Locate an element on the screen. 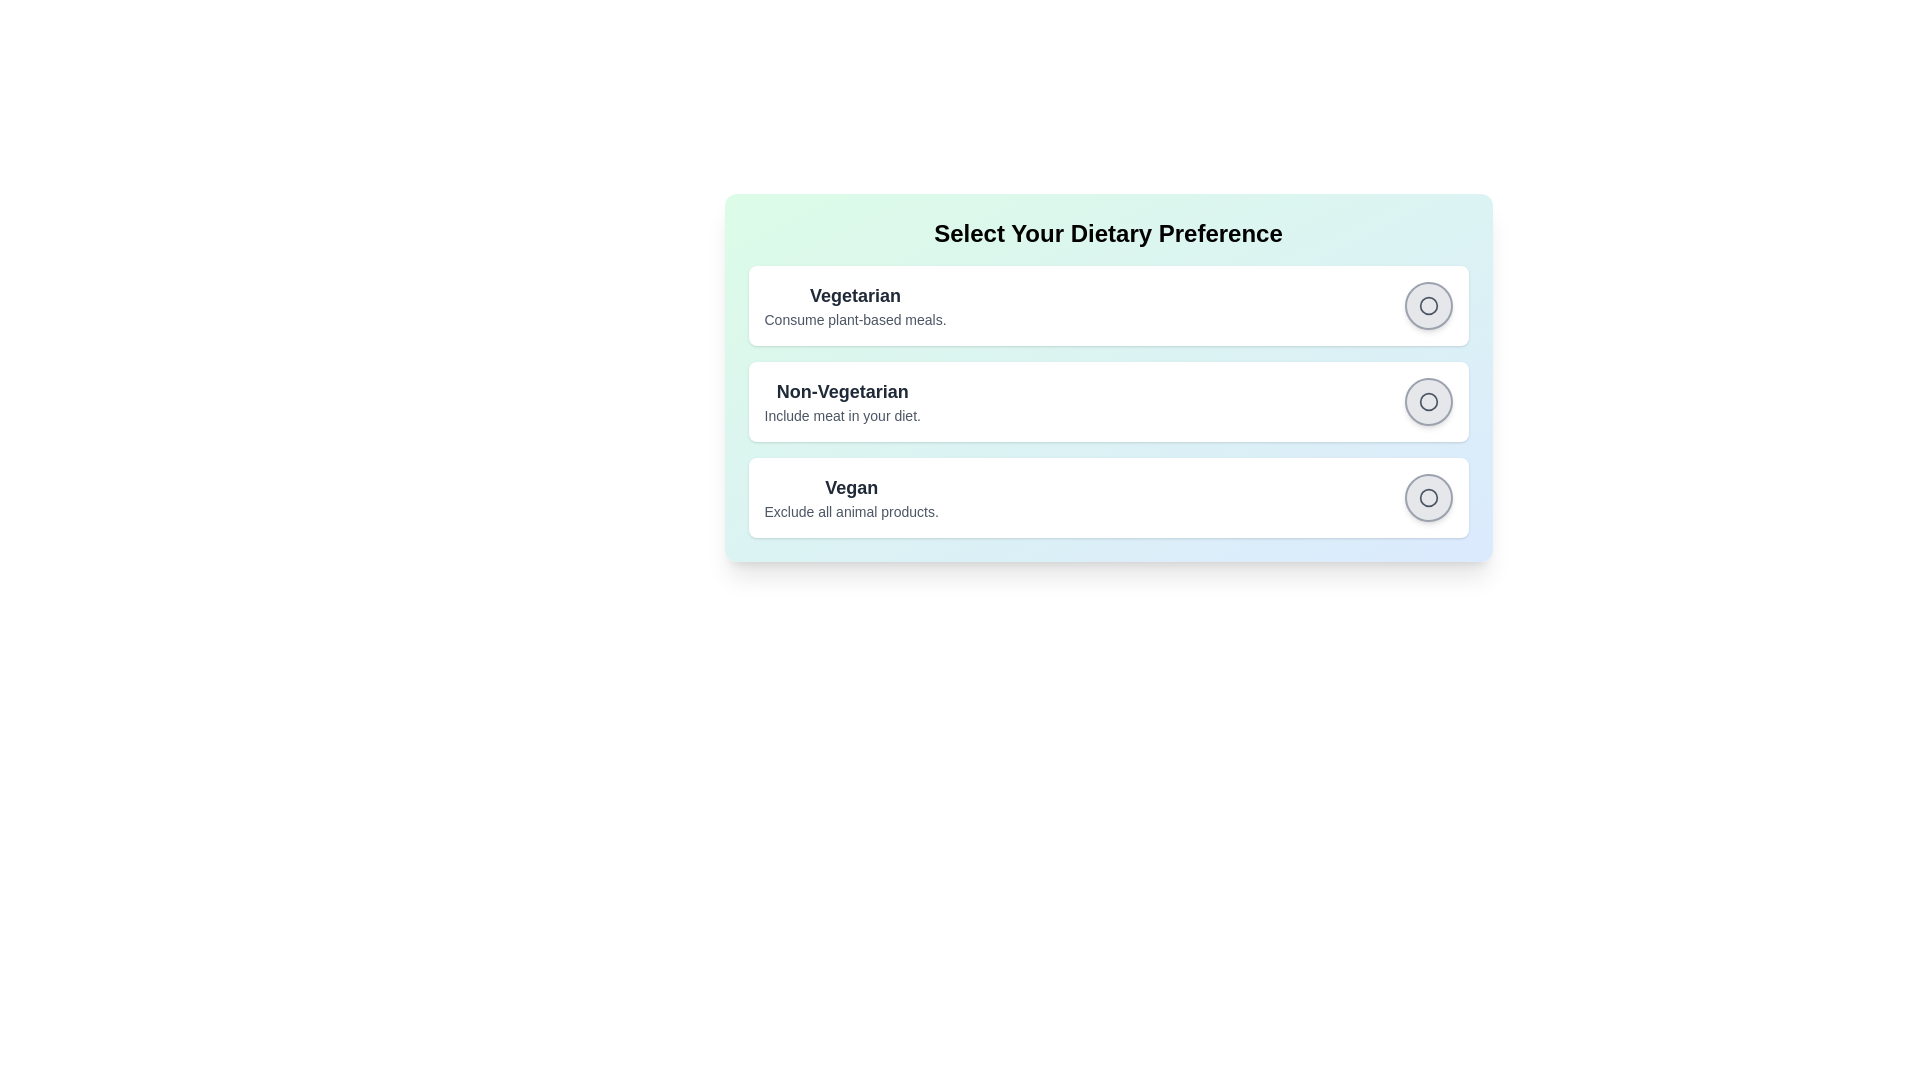 The image size is (1920, 1080). the unselected radio button for the 'Vegan' option is located at coordinates (1427, 496).